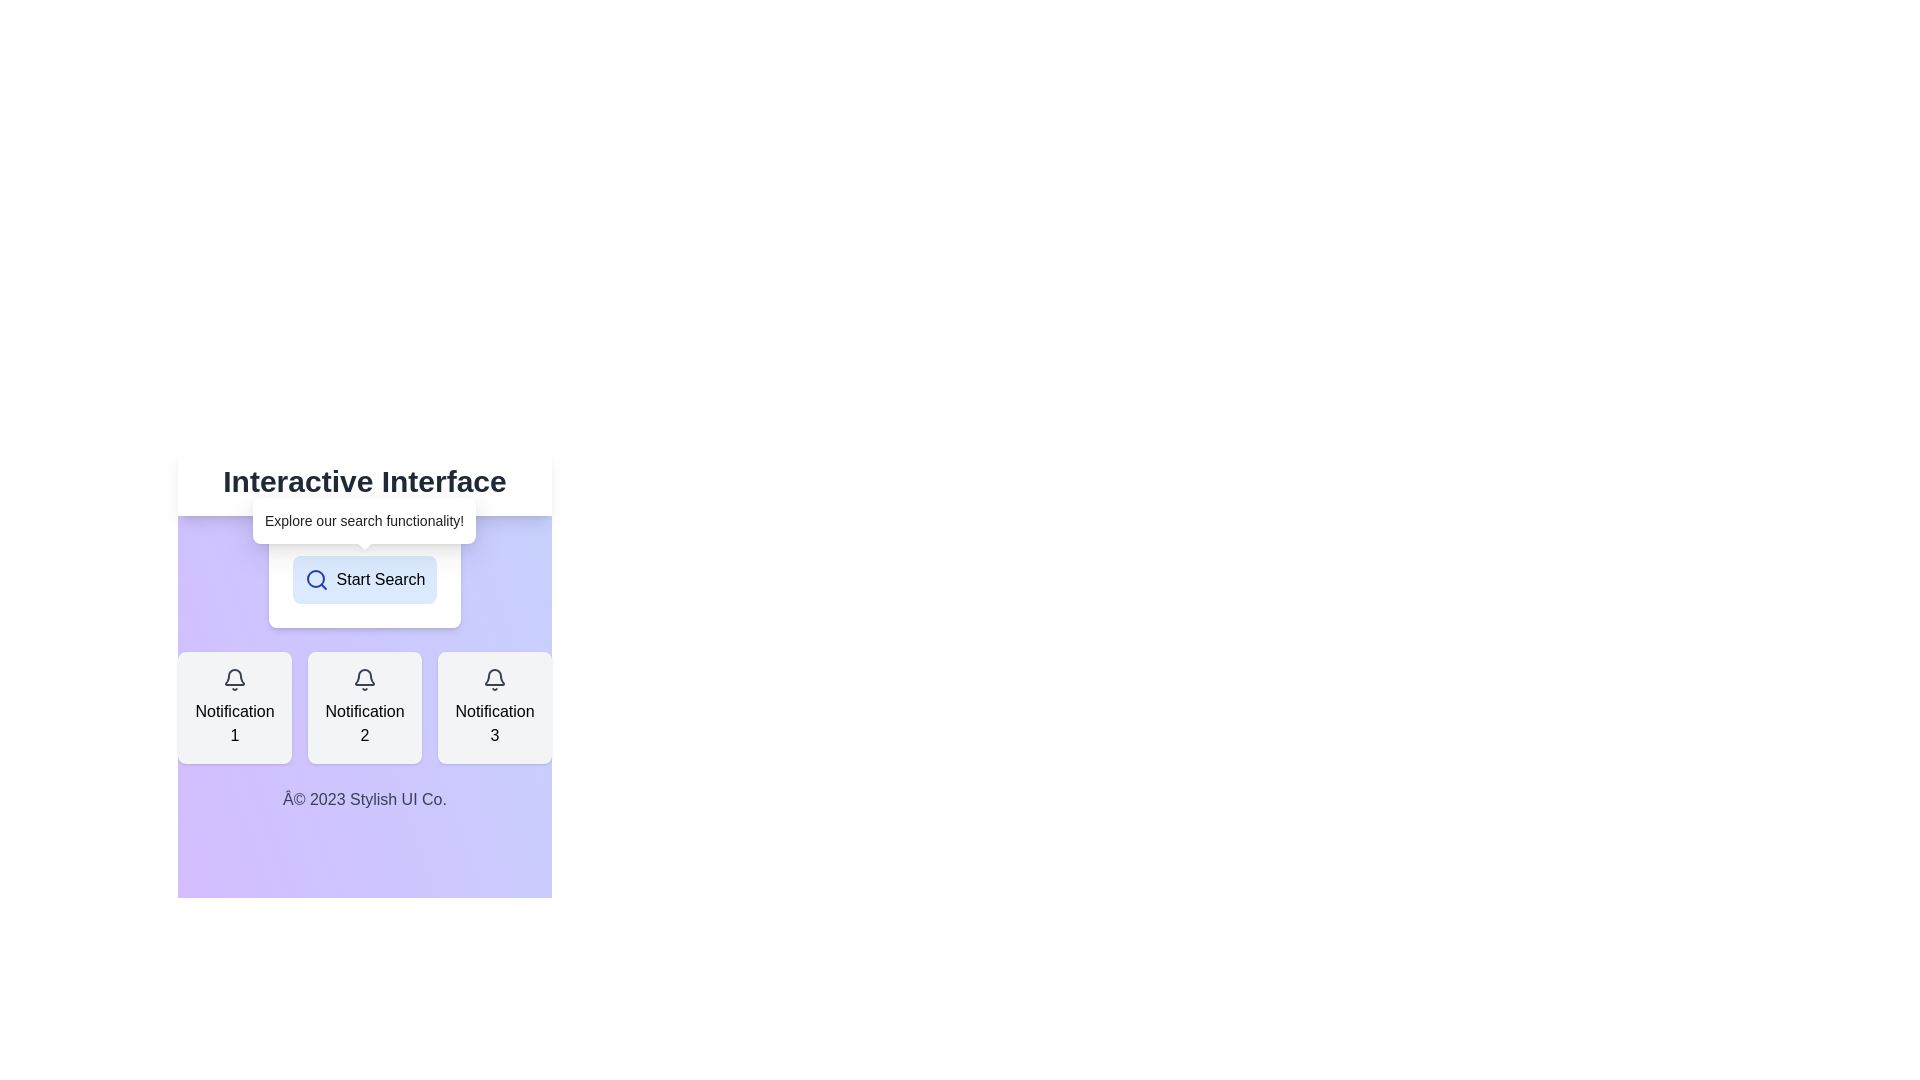 This screenshot has width=1920, height=1080. Describe the element at coordinates (235, 724) in the screenshot. I see `the text label displaying 'Notification 1', which is the bottom item inside the leftmost card in a grid of three horizontally aligned notification cards` at that location.